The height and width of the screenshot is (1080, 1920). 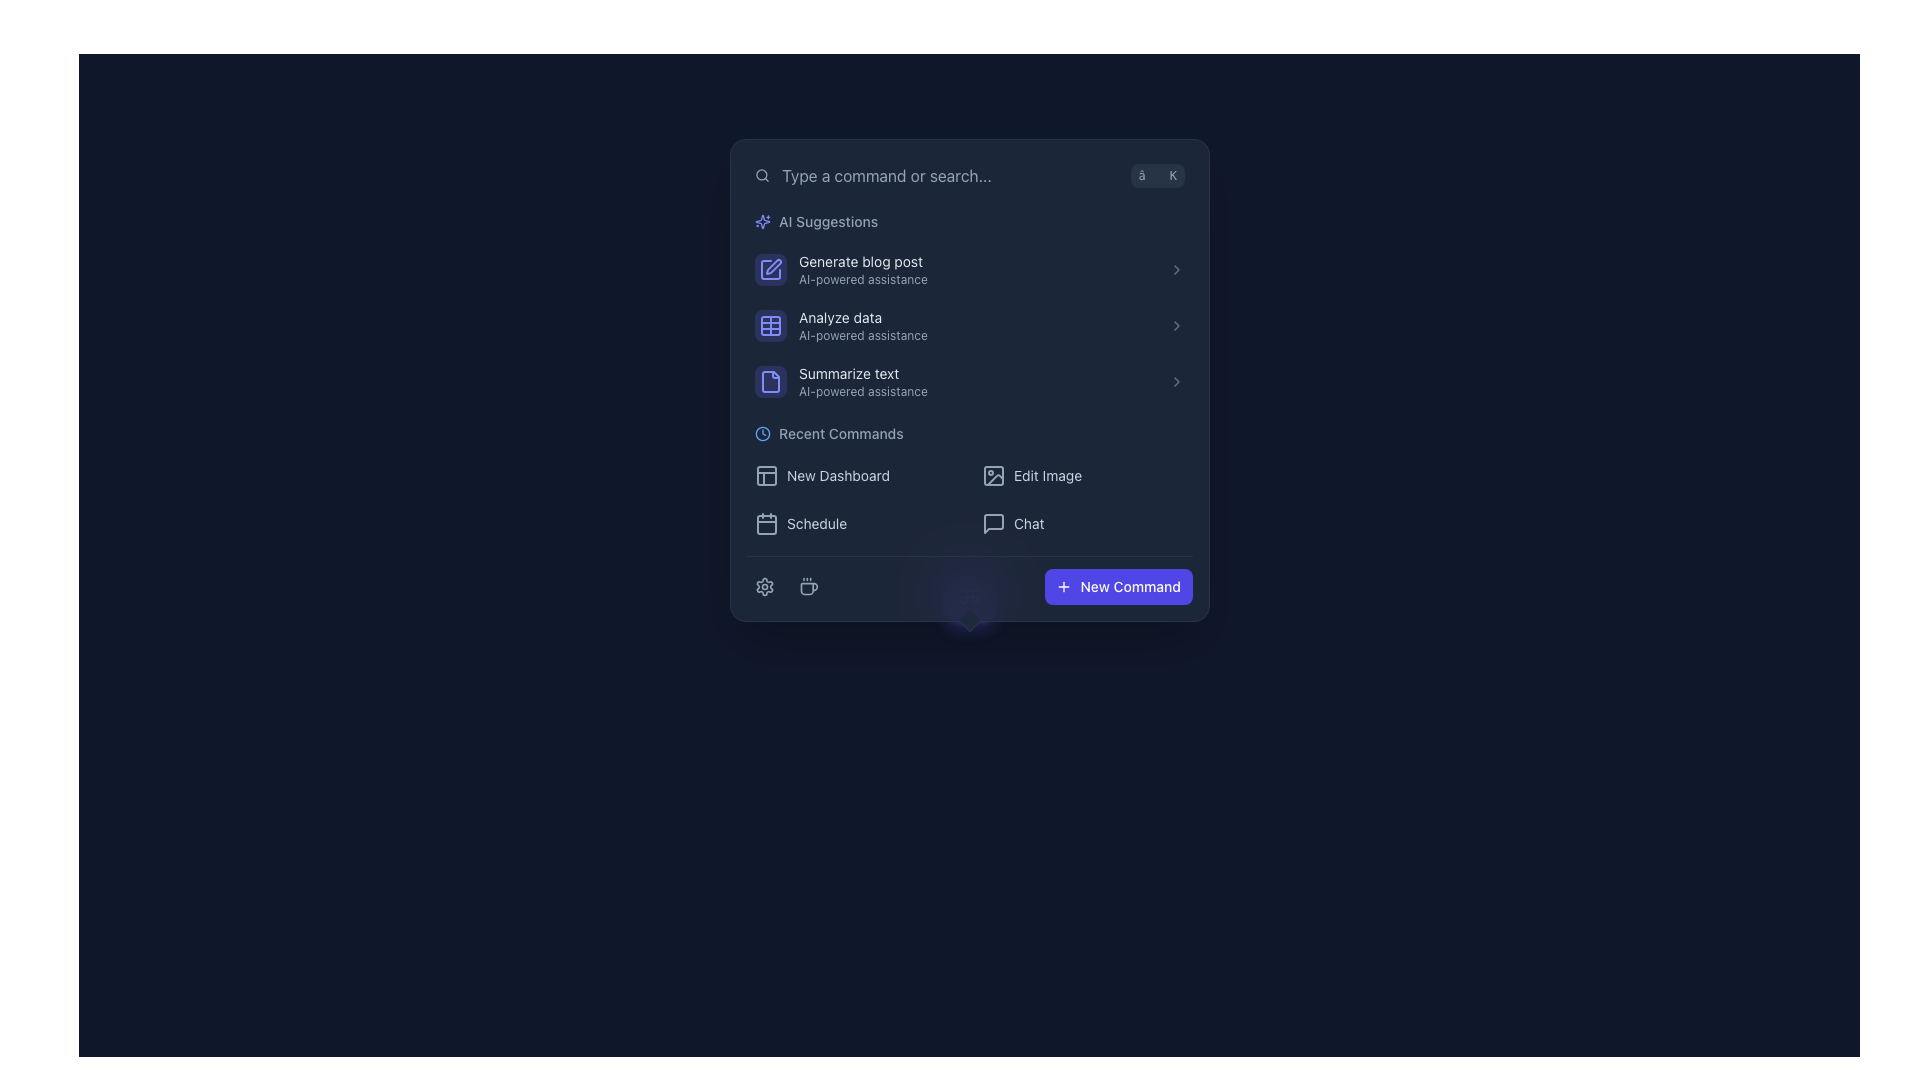 I want to click on the violet square-shaped pencil icon located near the 'Generate blog post' text label under 'AI Suggestions' to trigger hover effects, so click(x=769, y=270).